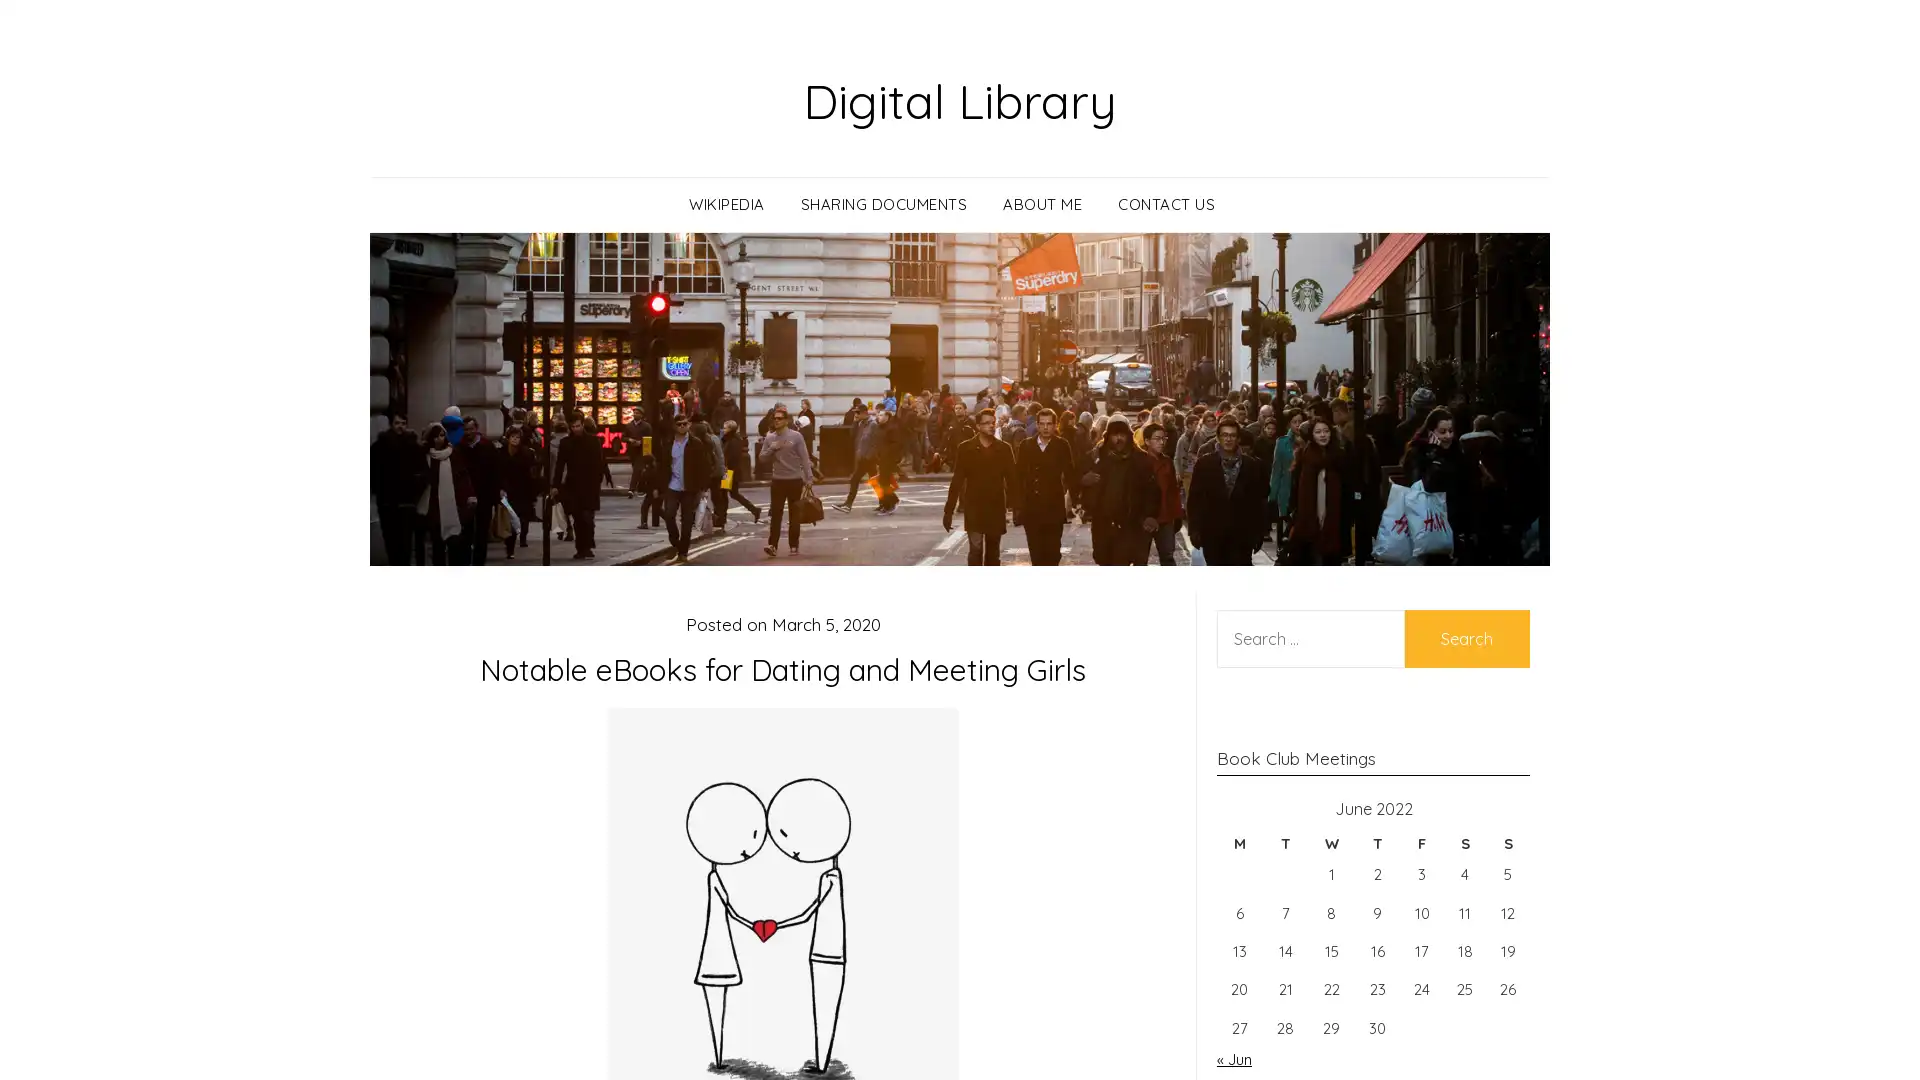 This screenshot has width=1920, height=1080. Describe the element at coordinates (1466, 637) in the screenshot. I see `Search` at that location.